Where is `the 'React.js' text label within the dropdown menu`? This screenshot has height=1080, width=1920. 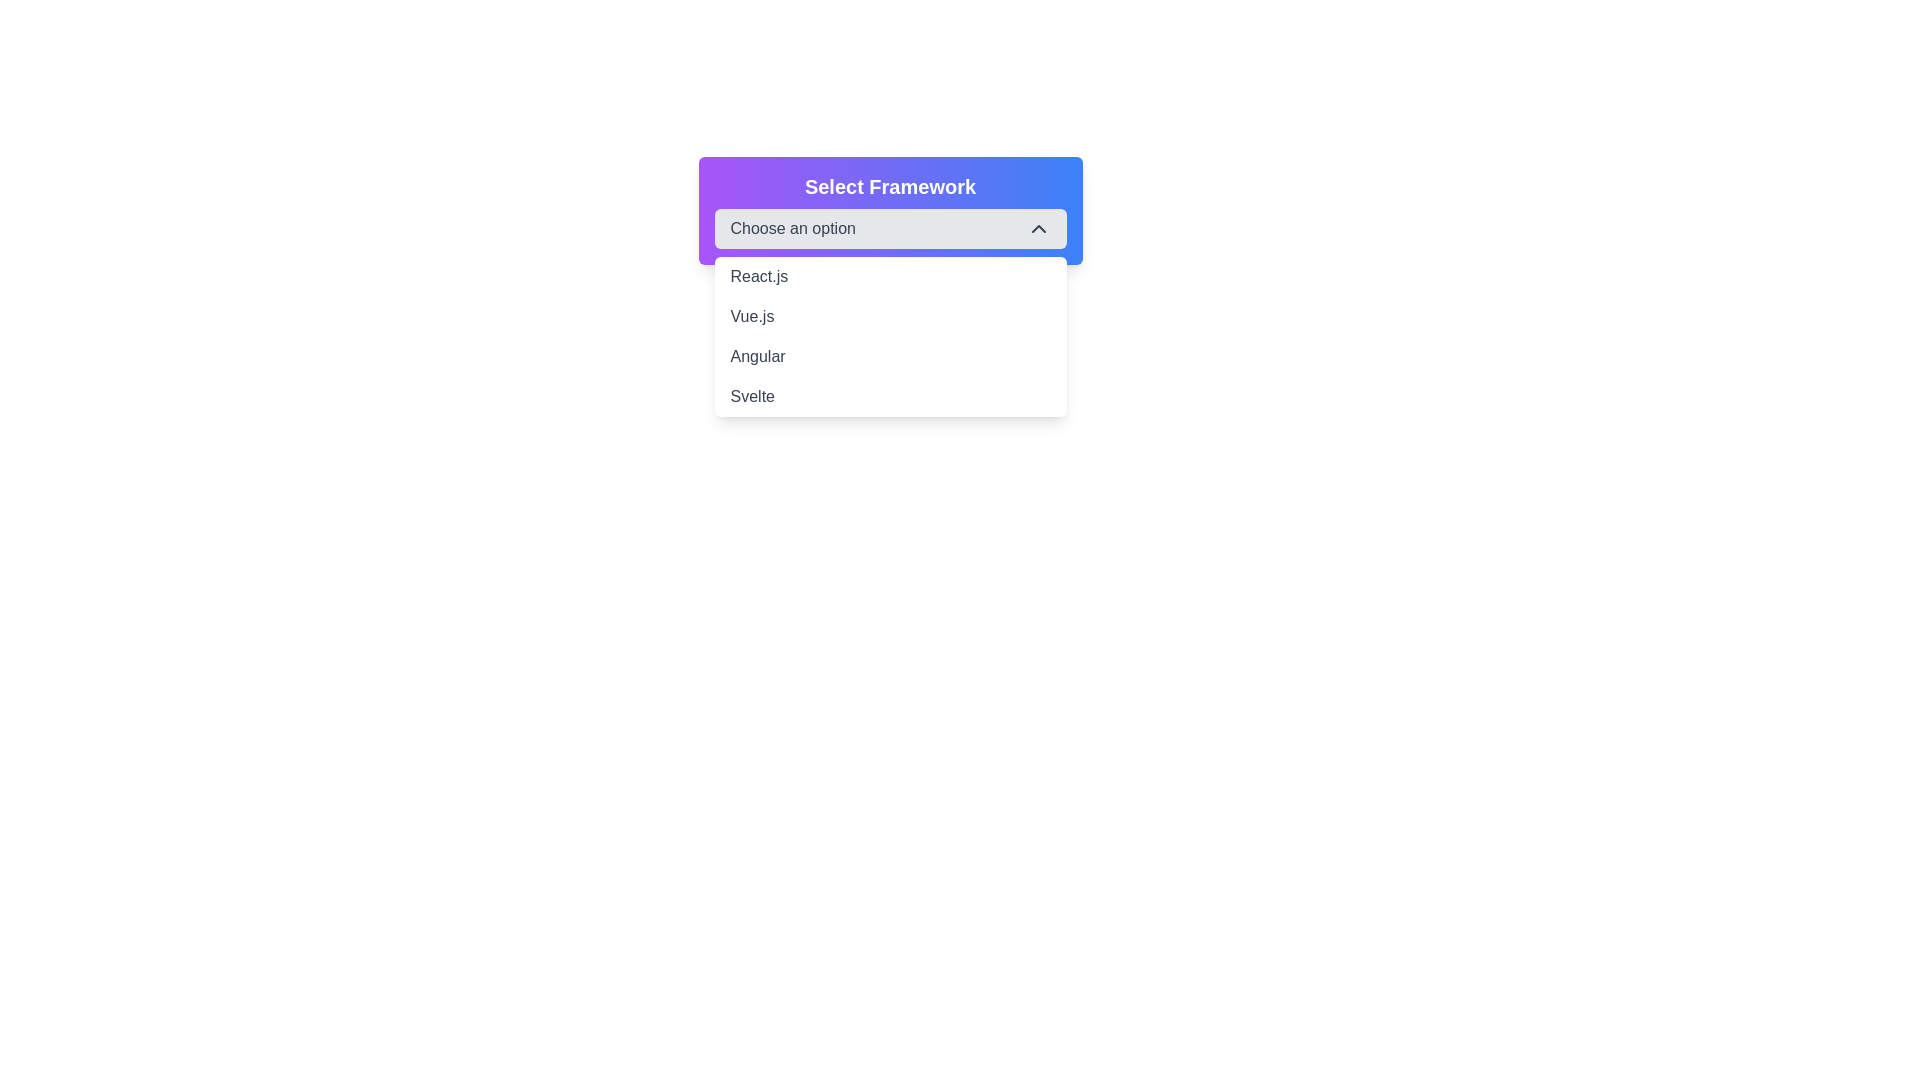
the 'React.js' text label within the dropdown menu is located at coordinates (758, 277).